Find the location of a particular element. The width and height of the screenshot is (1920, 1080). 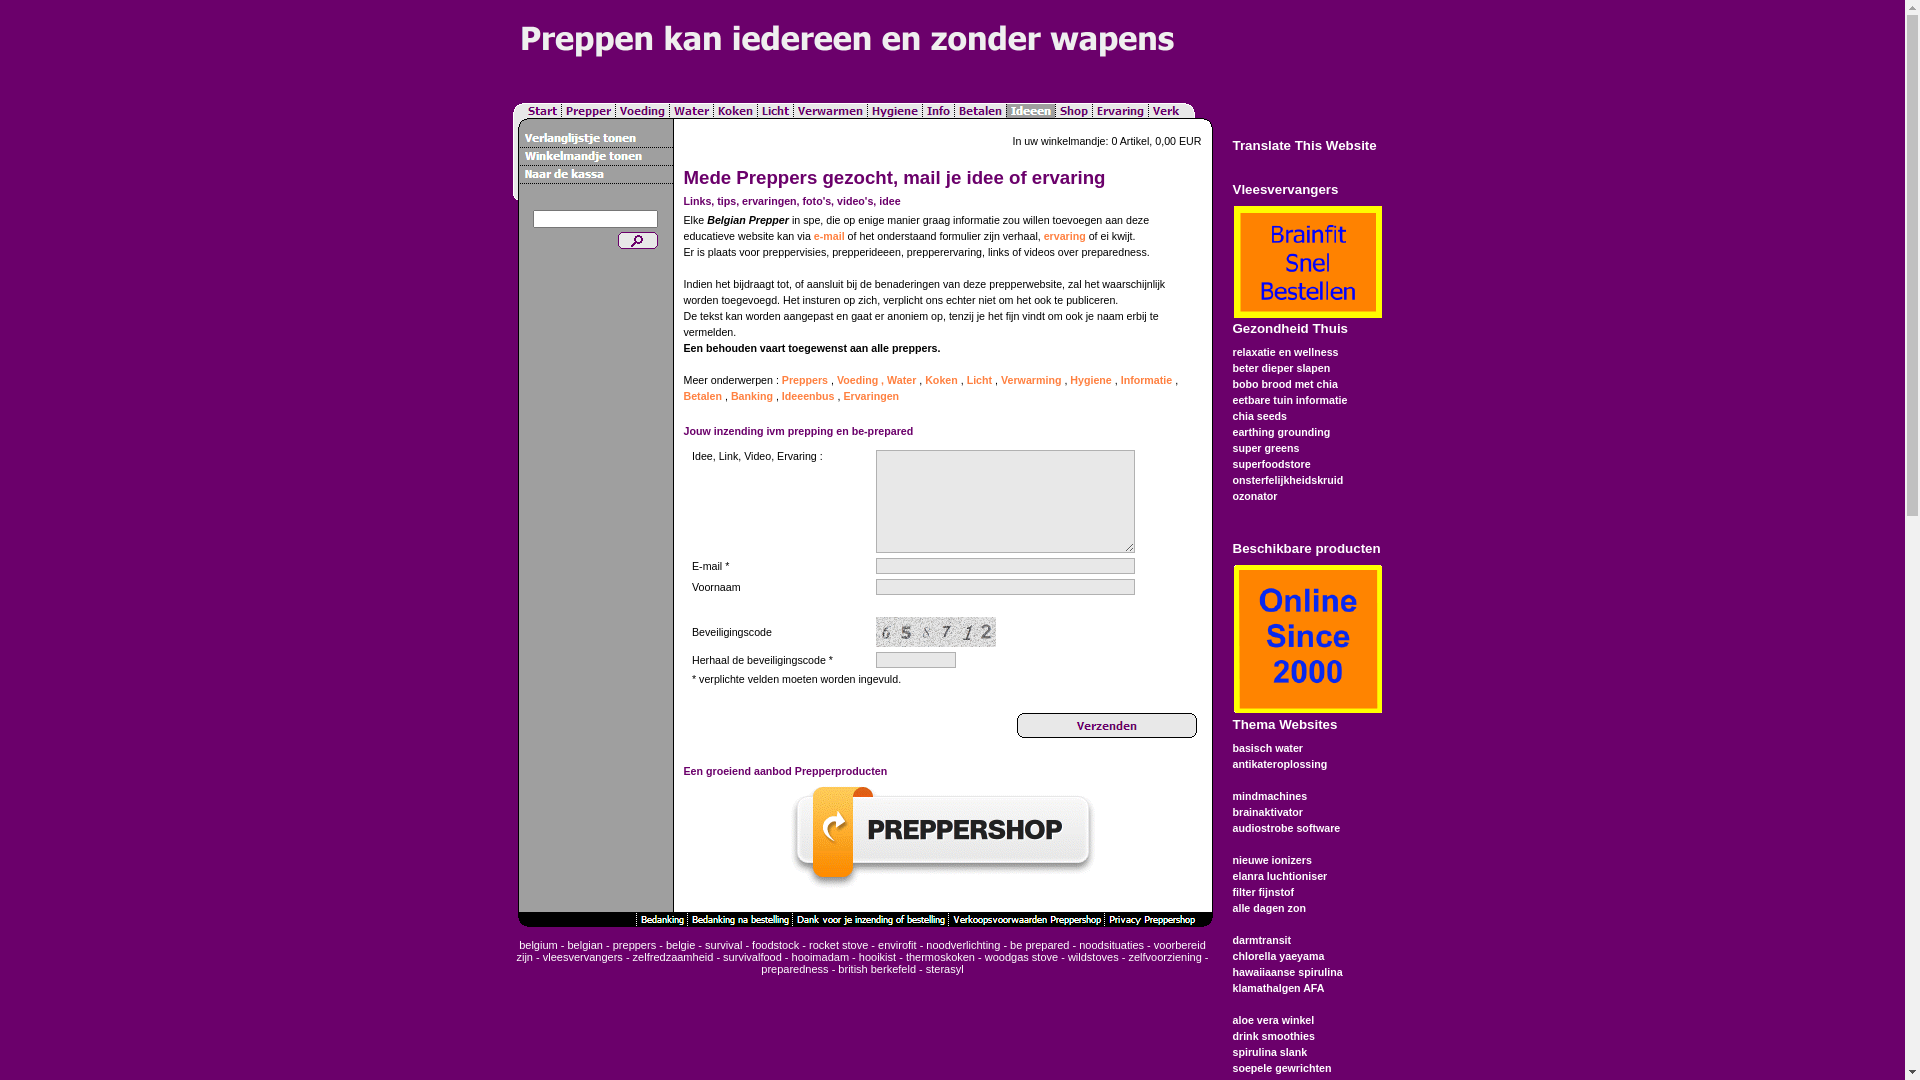

'Ervaringen' is located at coordinates (870, 396).